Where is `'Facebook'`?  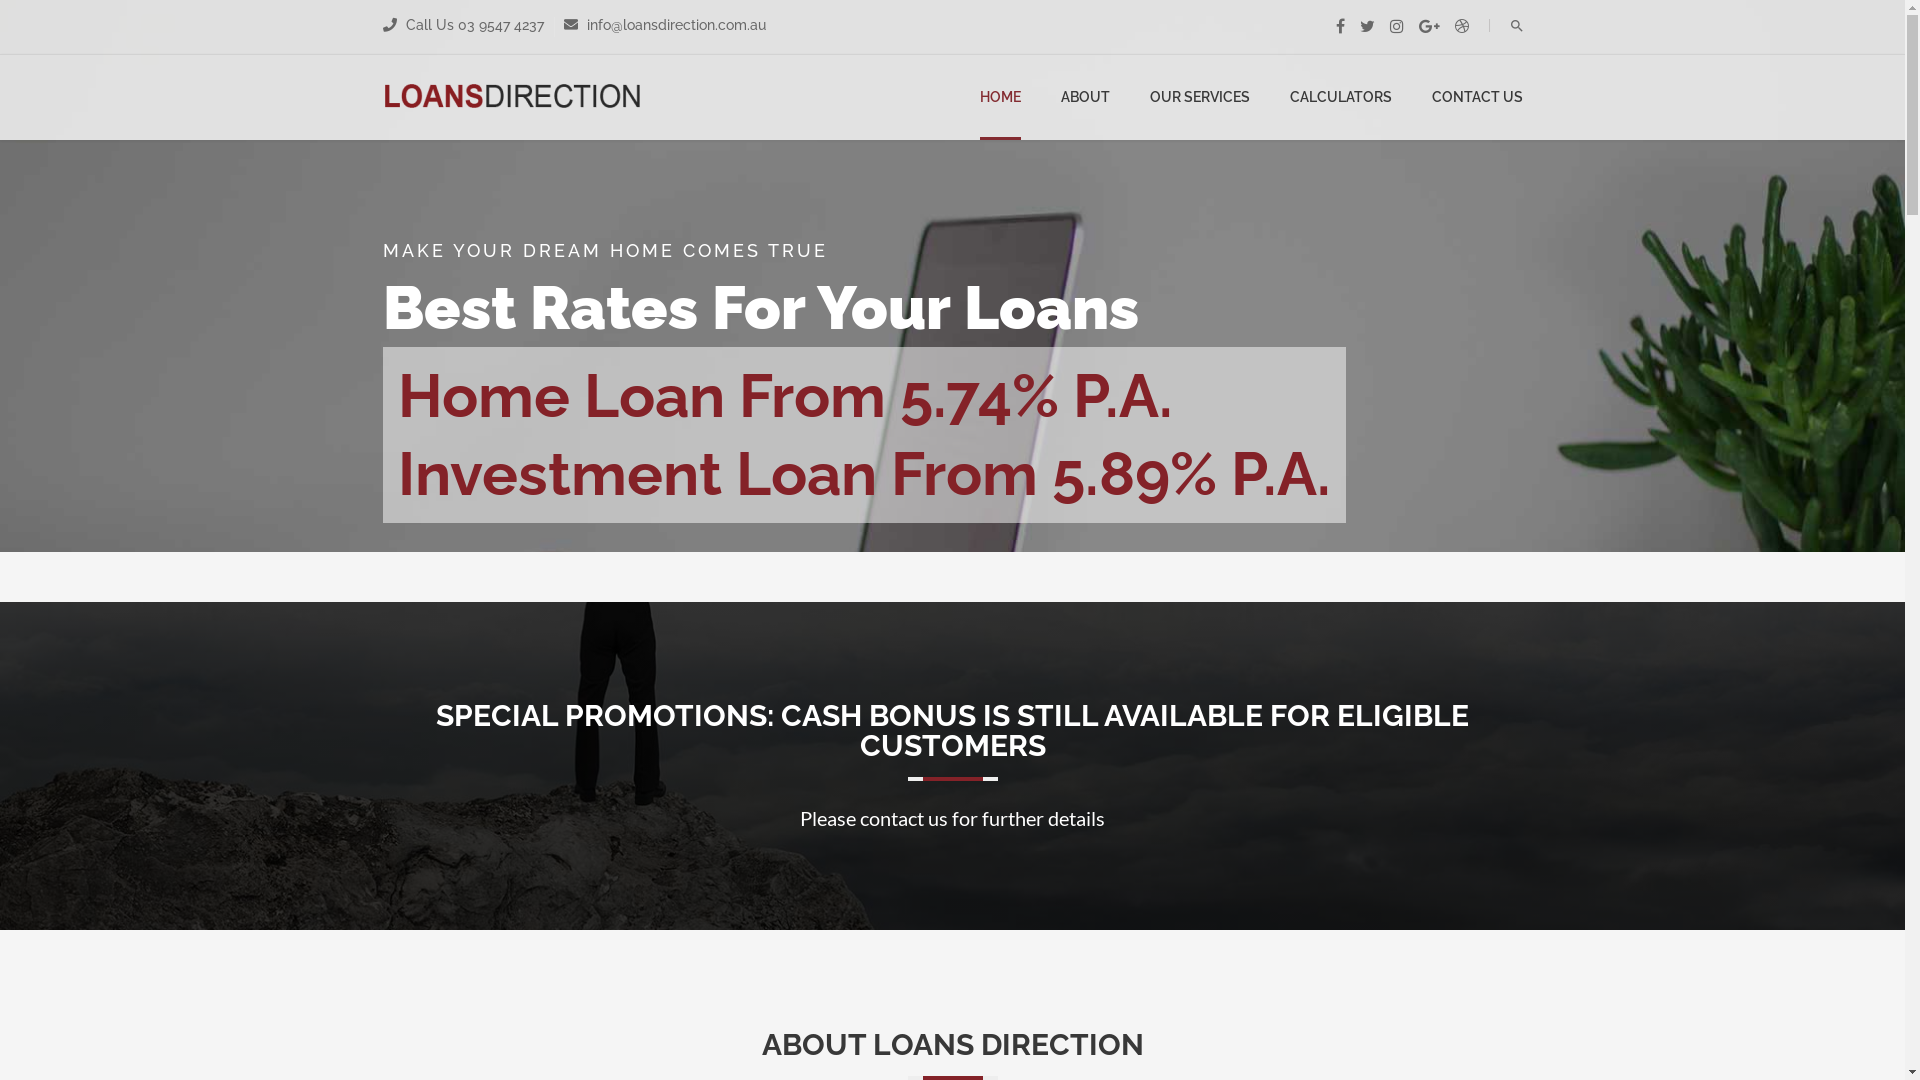 'Facebook' is located at coordinates (1340, 26).